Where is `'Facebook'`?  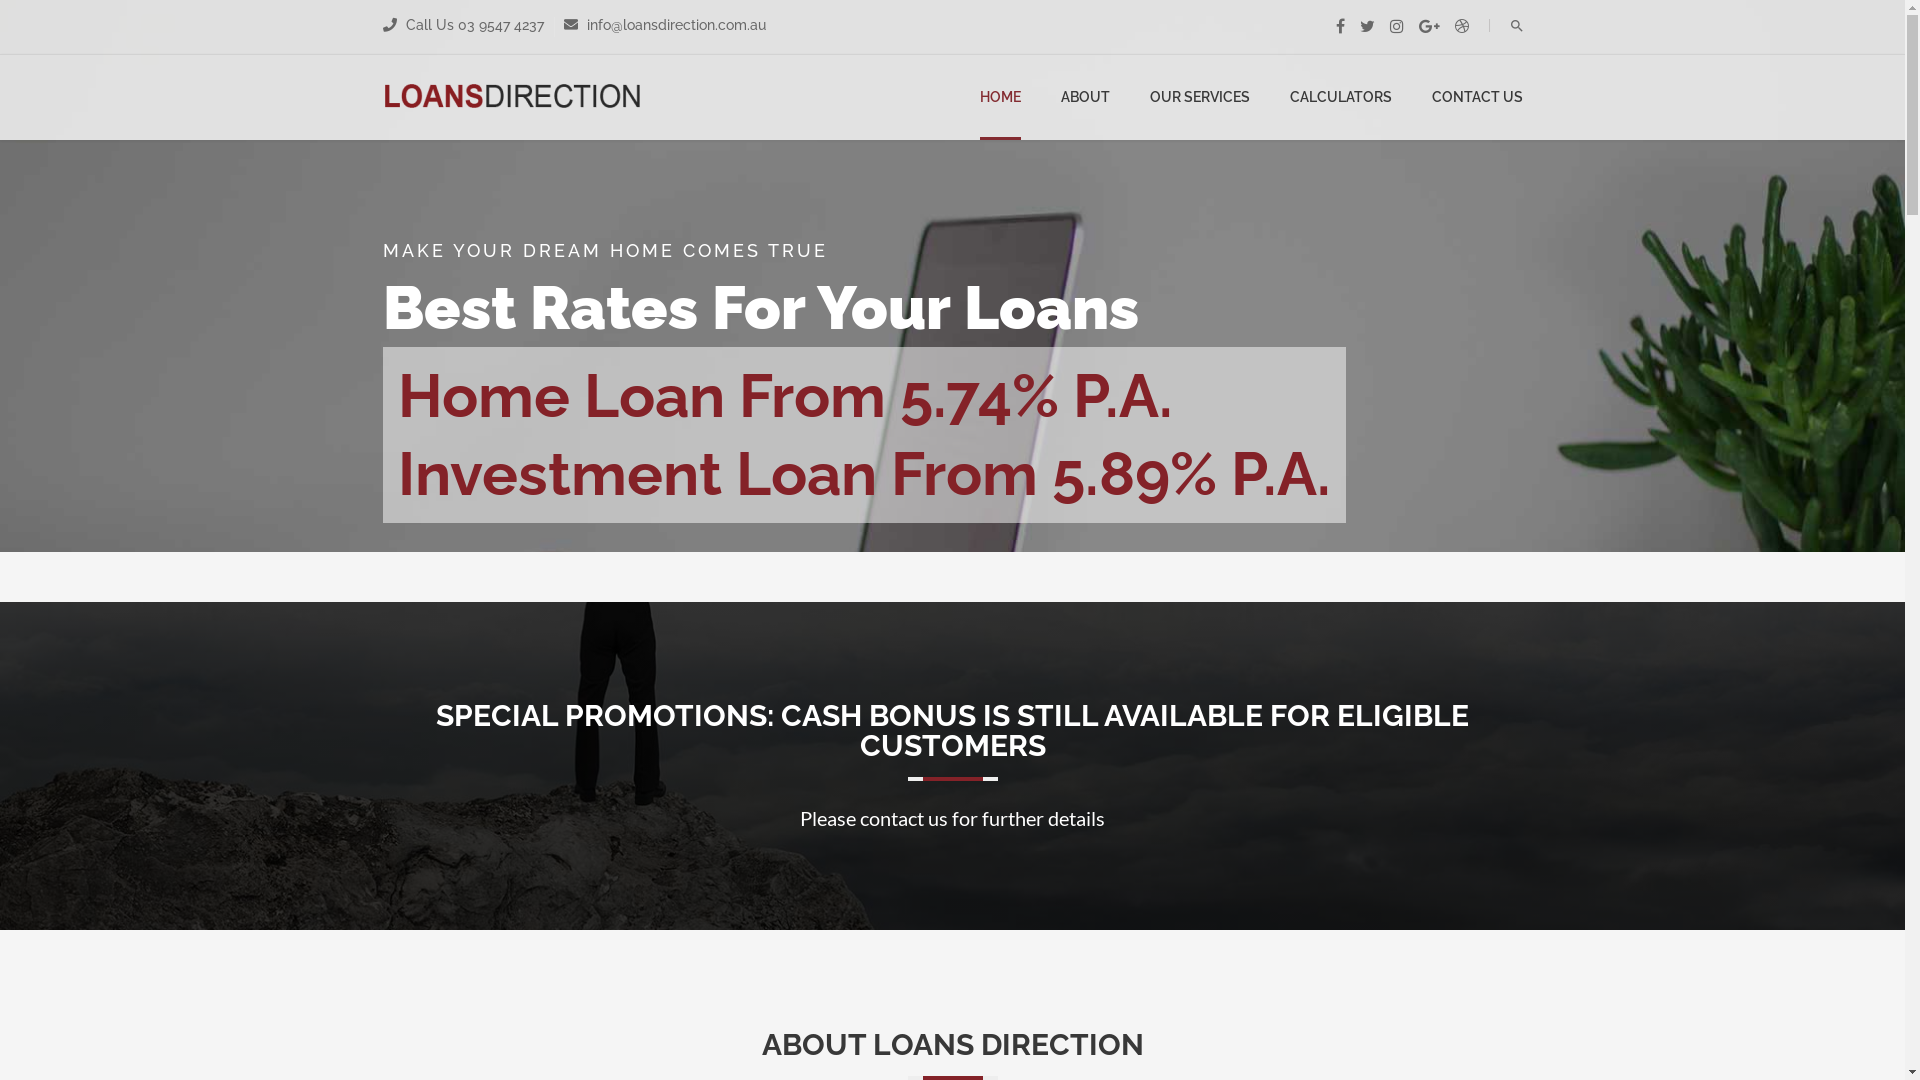 'Facebook' is located at coordinates (1340, 26).